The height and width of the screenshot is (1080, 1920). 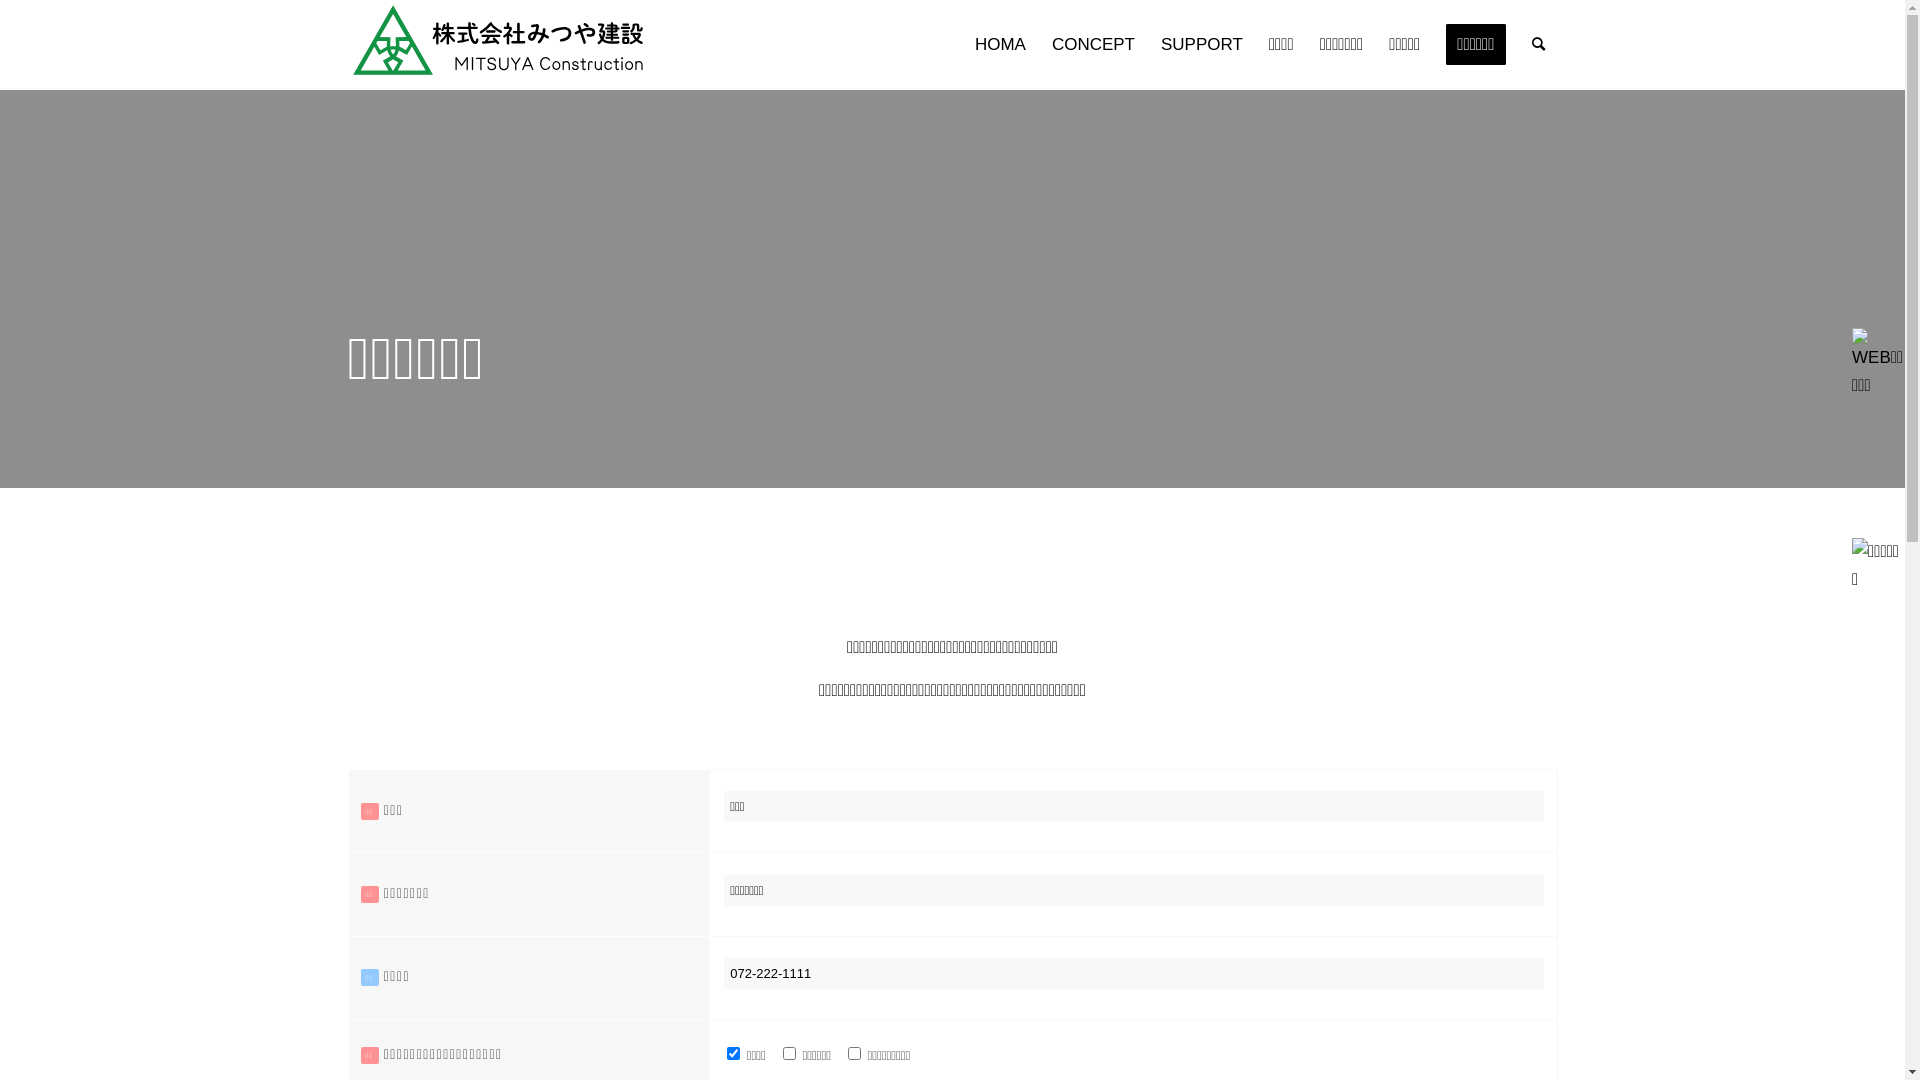 What do you see at coordinates (1092, 45) in the screenshot?
I see `'CONCEPT'` at bounding box center [1092, 45].